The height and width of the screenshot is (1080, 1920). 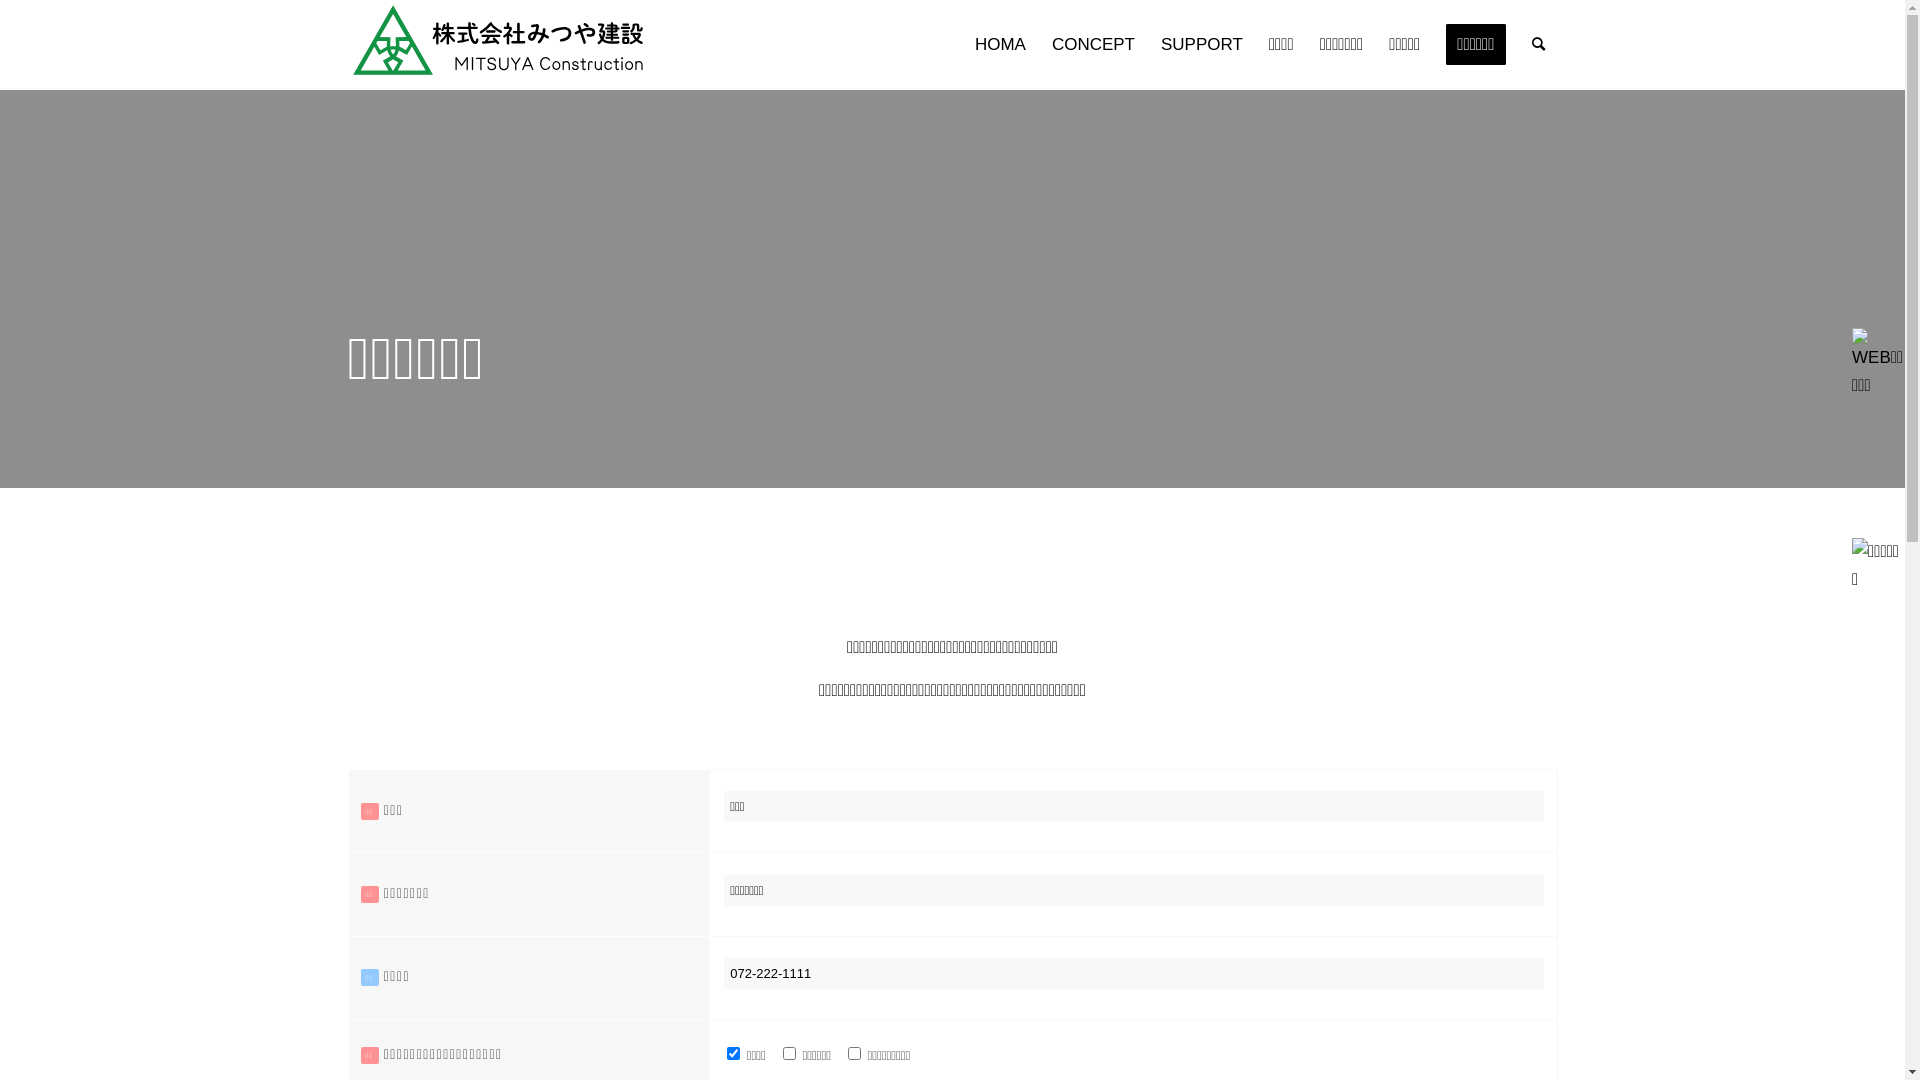 What do you see at coordinates (1092, 45) in the screenshot?
I see `'CONCEPT'` at bounding box center [1092, 45].